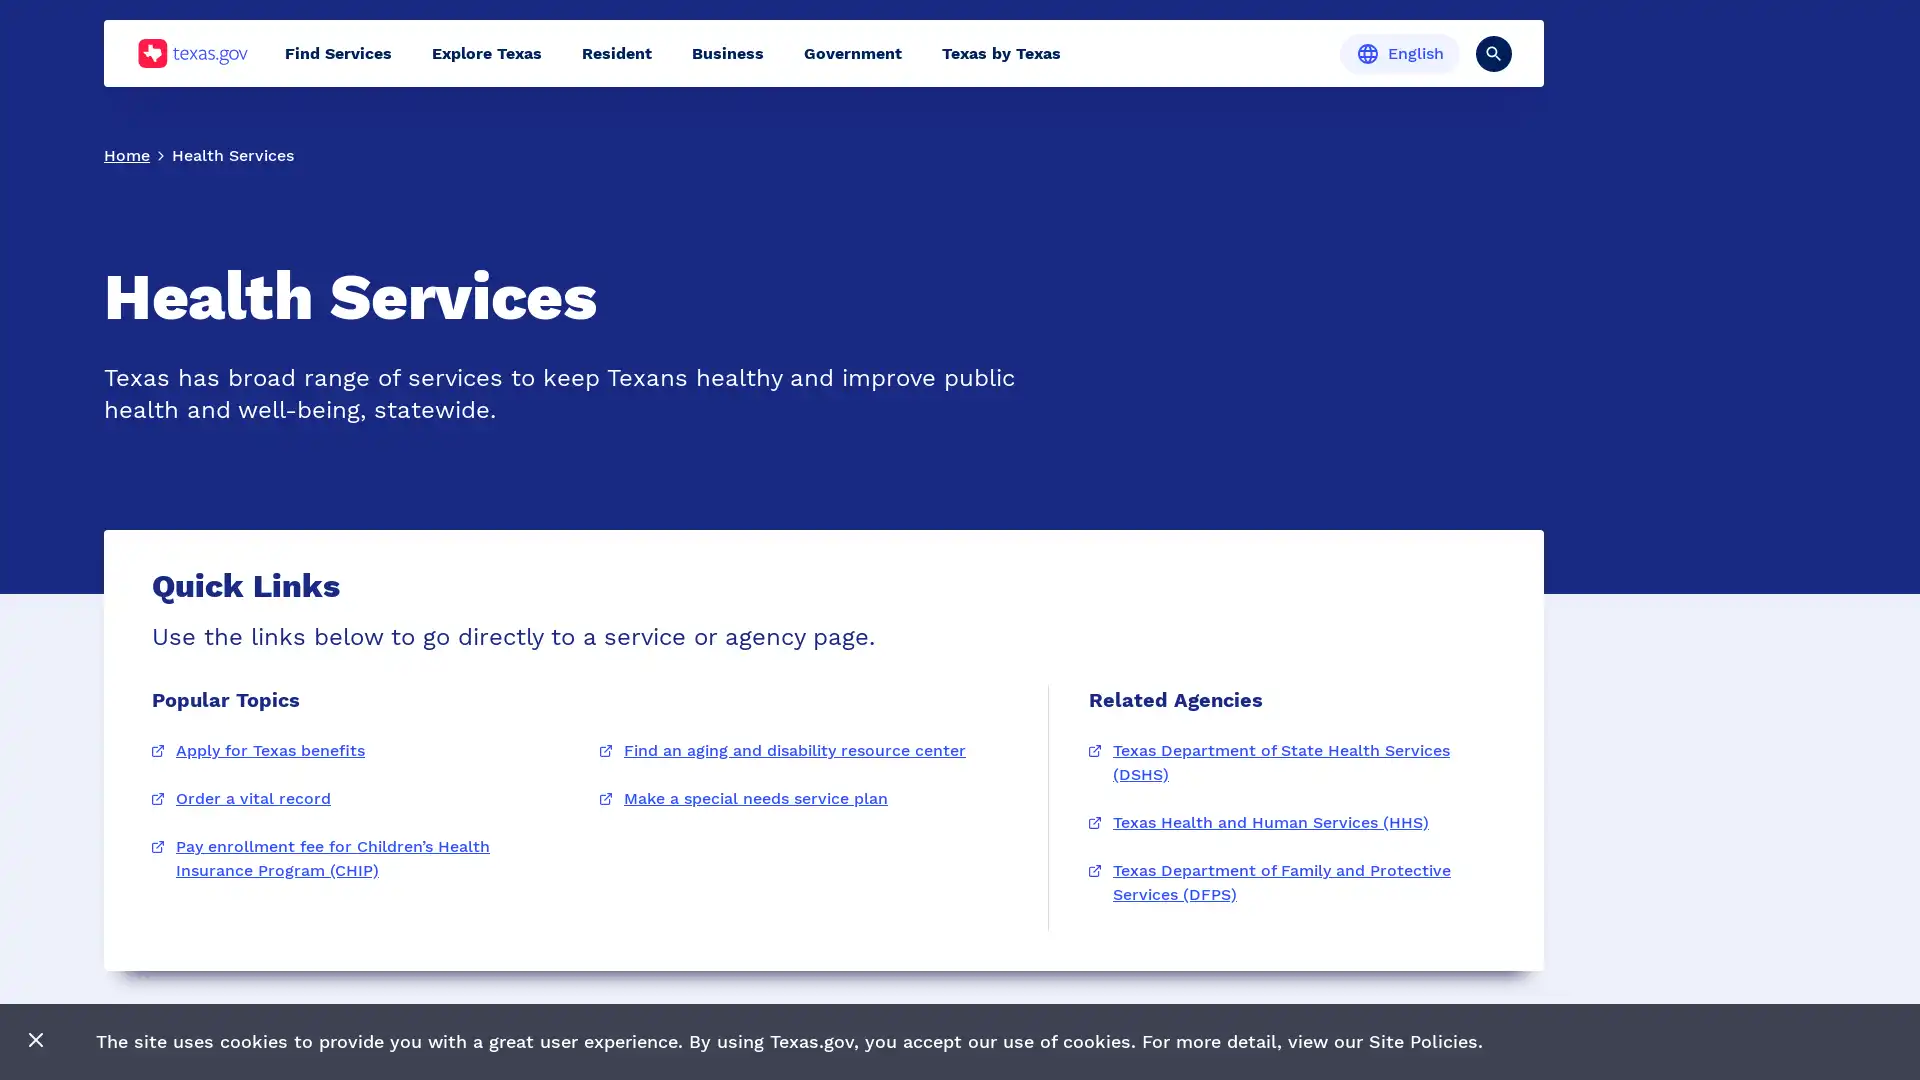  What do you see at coordinates (1493, 52) in the screenshot?
I see `Search` at bounding box center [1493, 52].